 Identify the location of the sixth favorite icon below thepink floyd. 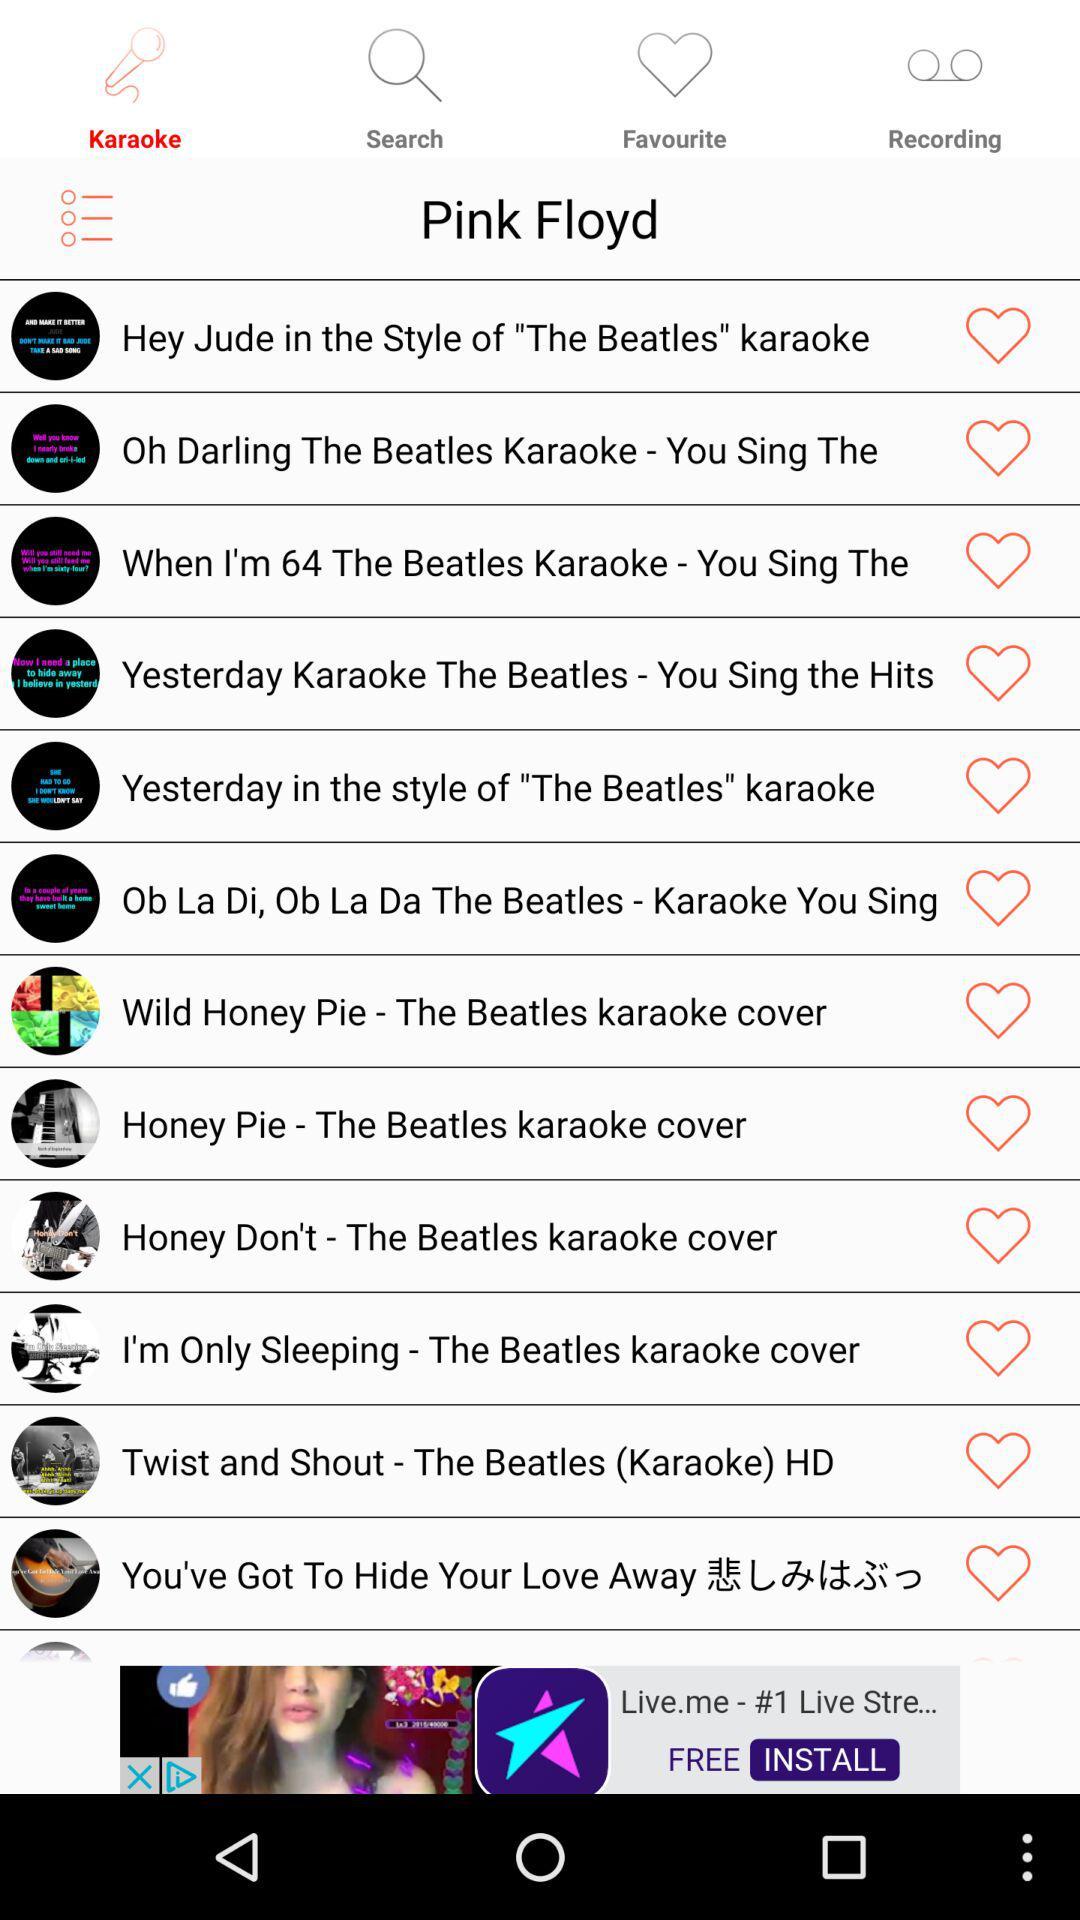
(998, 897).